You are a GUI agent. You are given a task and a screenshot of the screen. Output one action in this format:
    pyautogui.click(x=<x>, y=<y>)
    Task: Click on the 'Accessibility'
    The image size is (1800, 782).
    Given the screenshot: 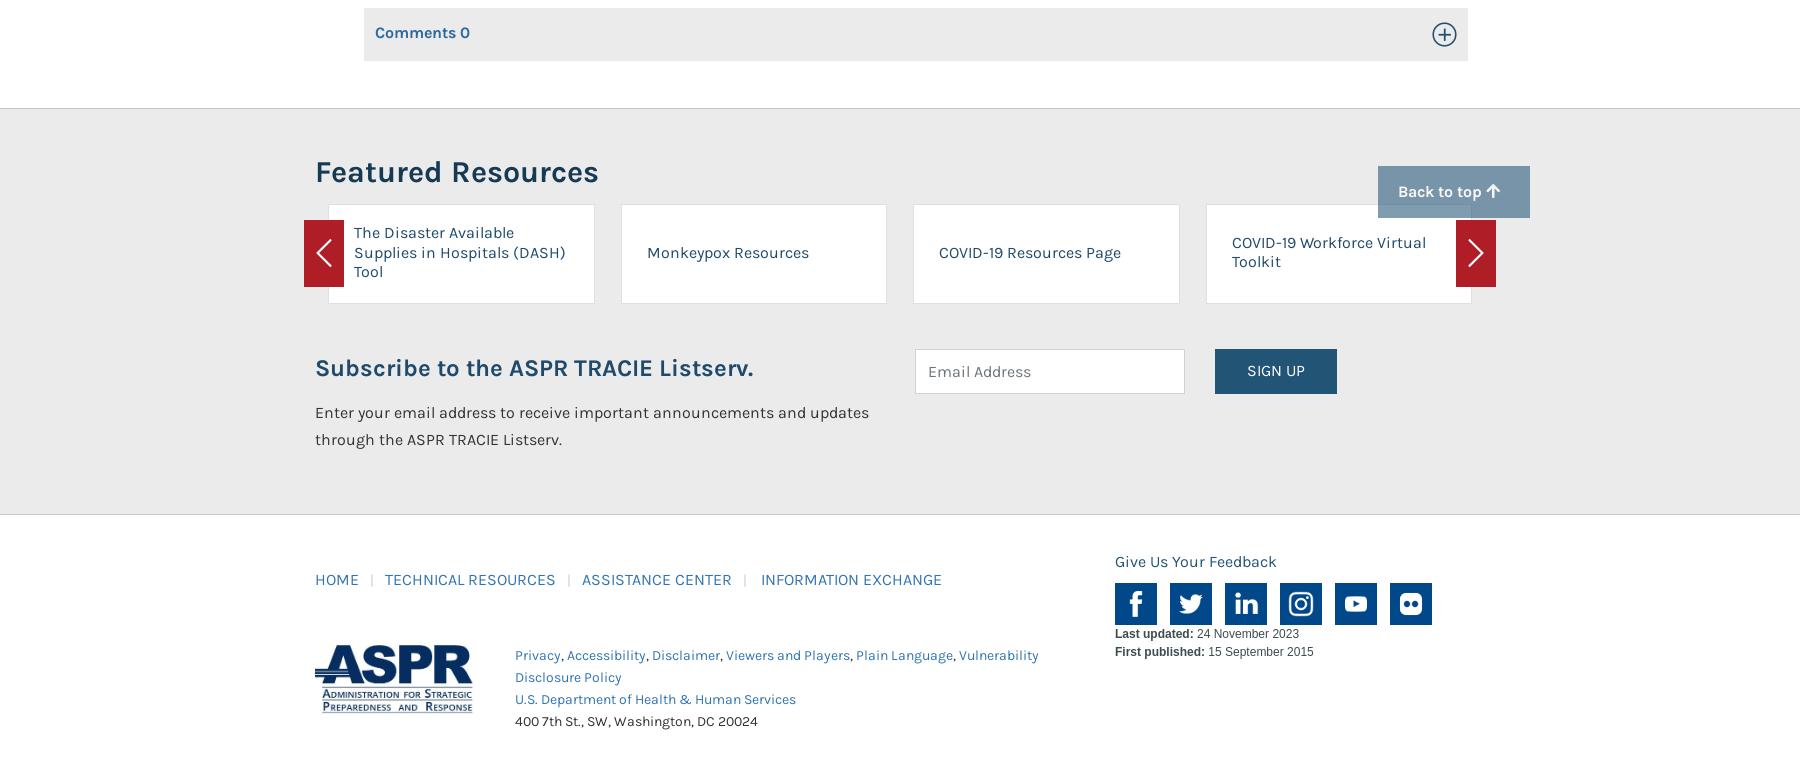 What is the action you would take?
    pyautogui.click(x=567, y=654)
    